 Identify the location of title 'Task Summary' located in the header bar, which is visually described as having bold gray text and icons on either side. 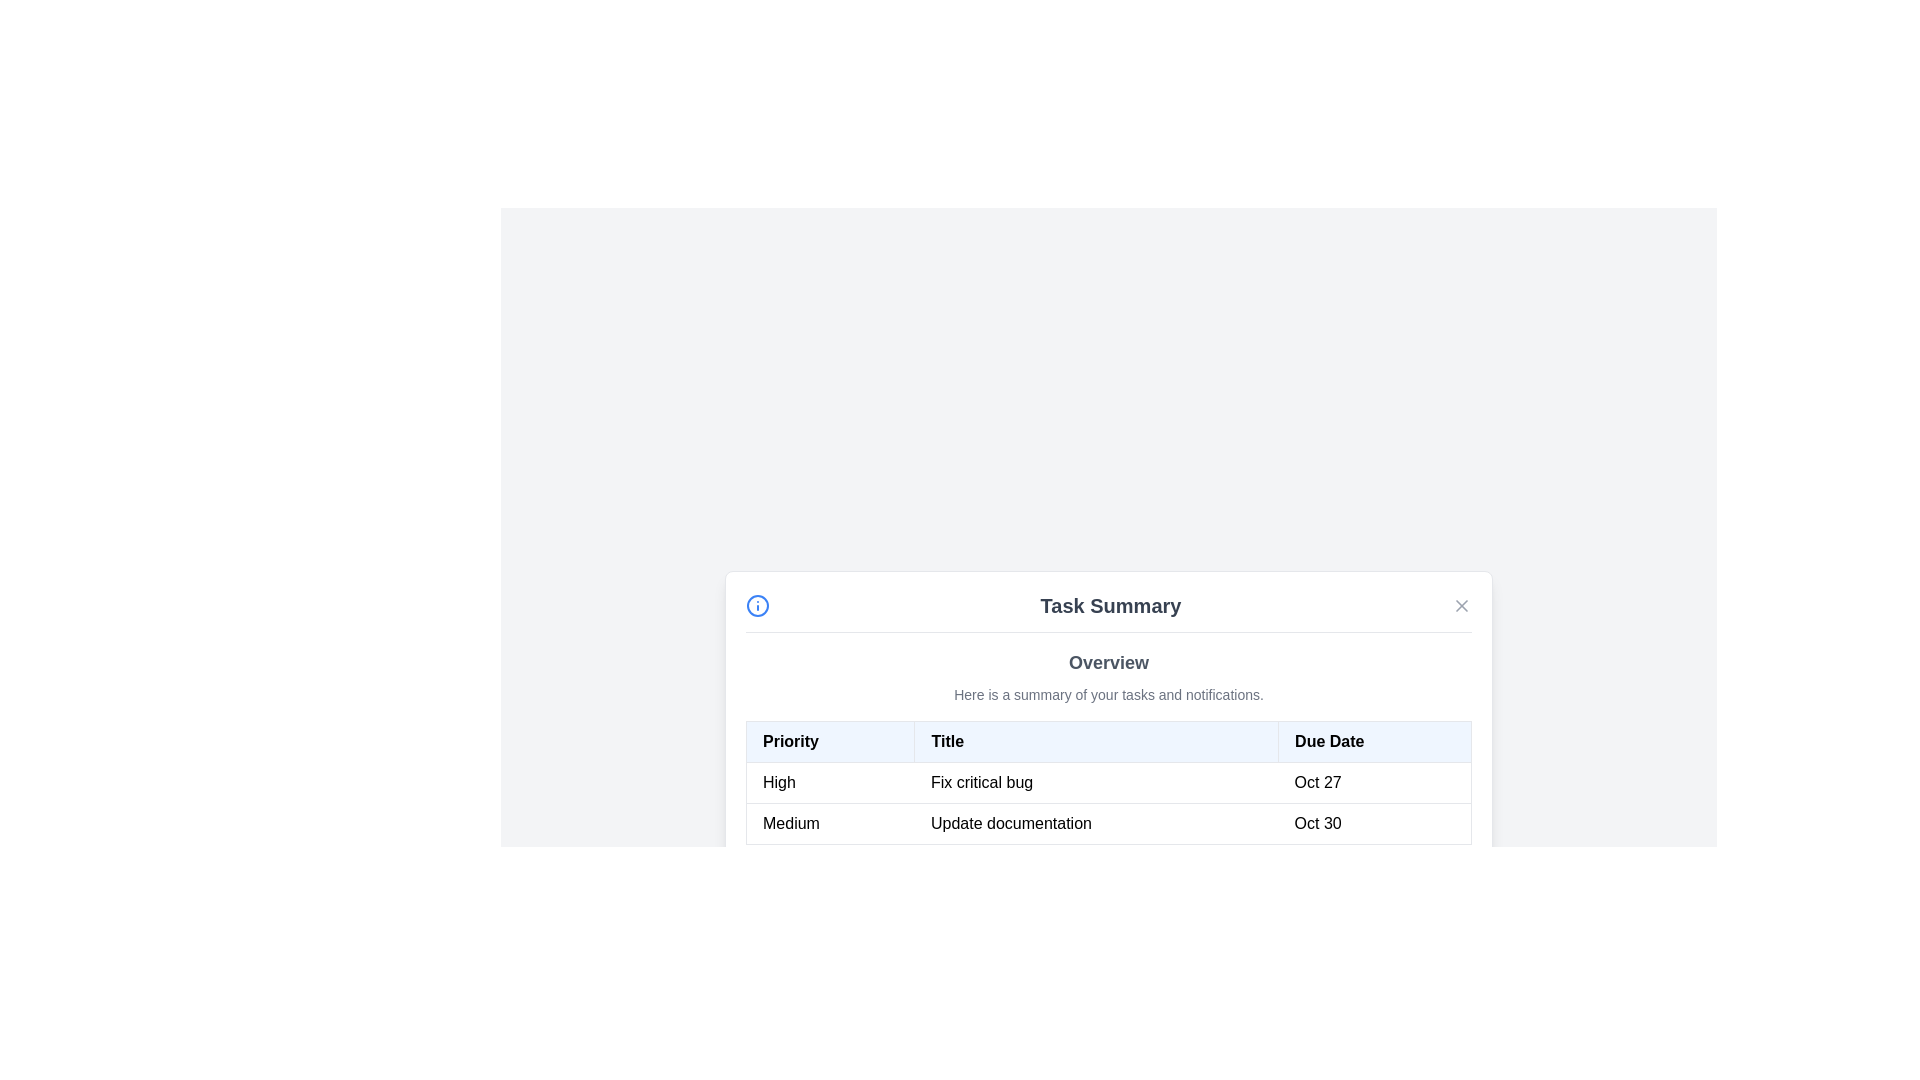
(1107, 611).